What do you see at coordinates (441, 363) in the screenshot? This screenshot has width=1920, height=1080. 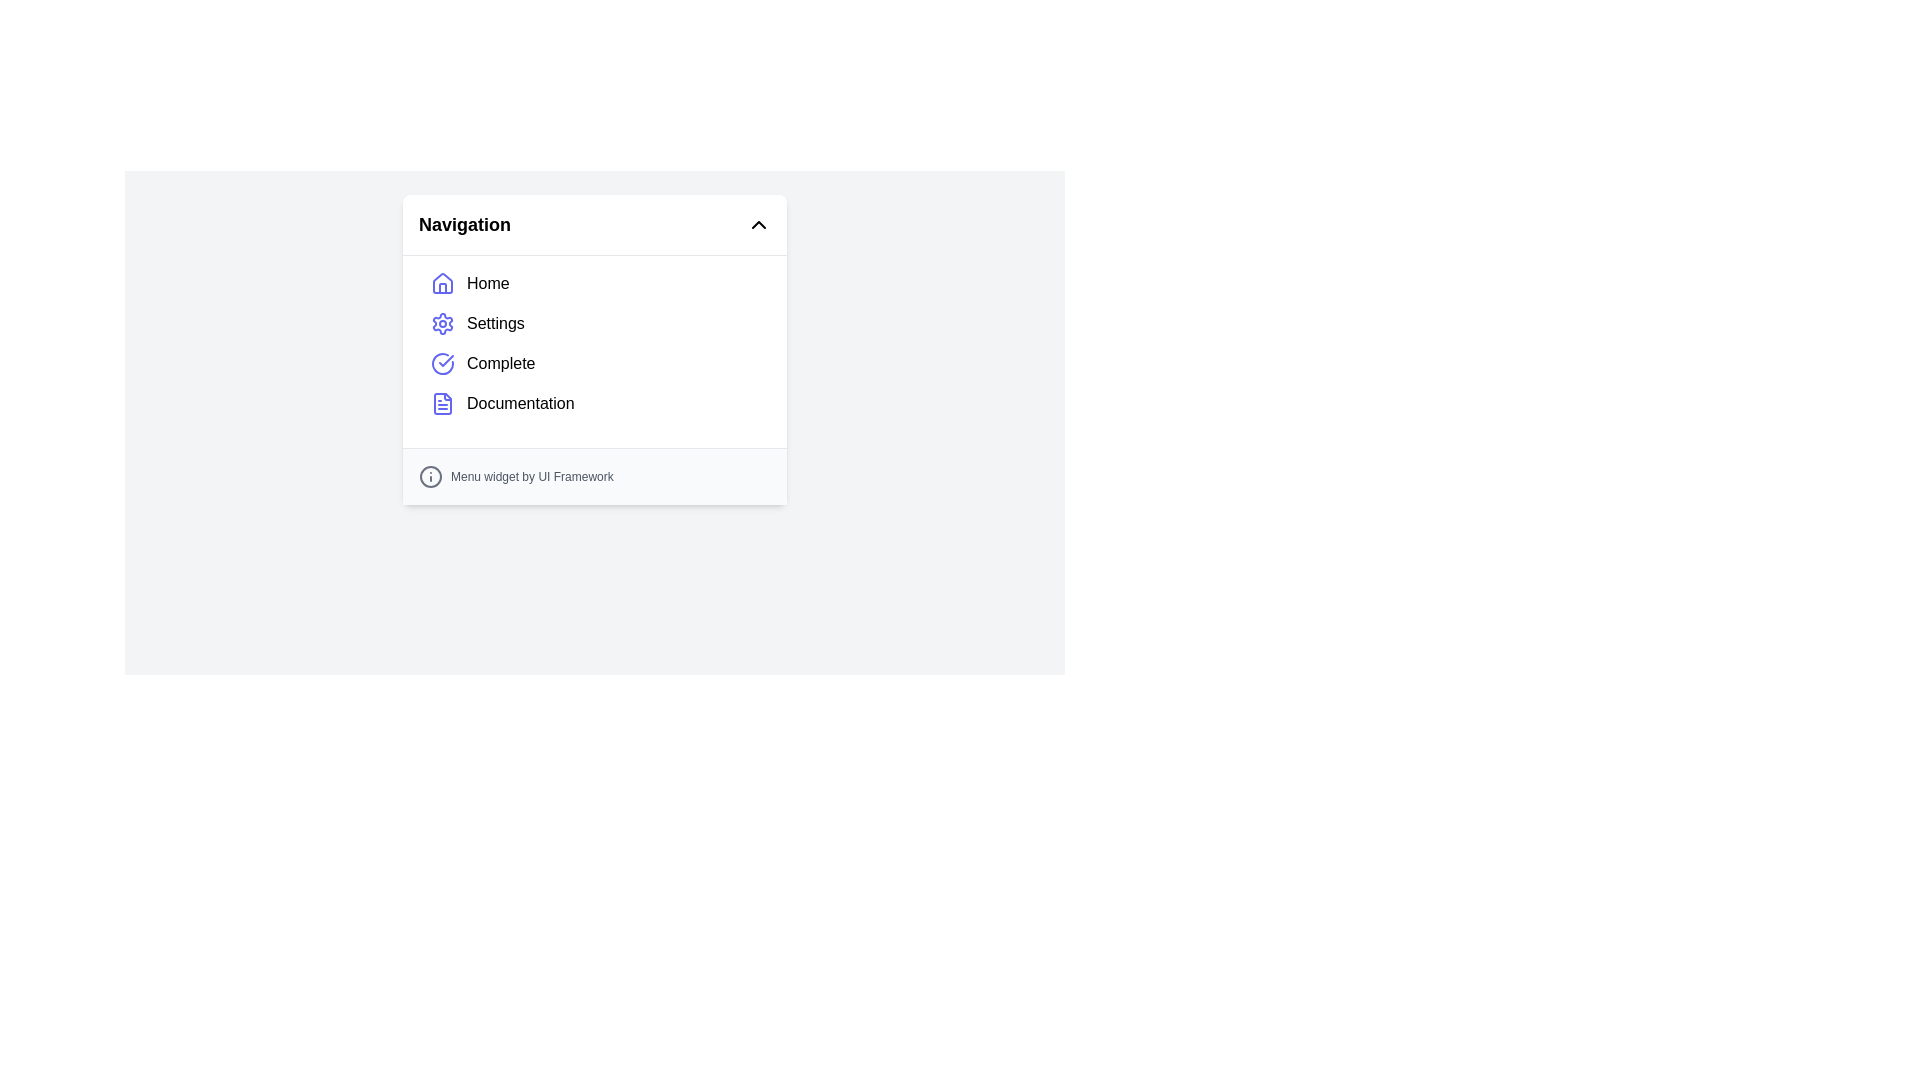 I see `the upper circle part of the SVG icon associated with the 'Complete' menu item entry, which is the third item in the navigation menu list` at bounding box center [441, 363].